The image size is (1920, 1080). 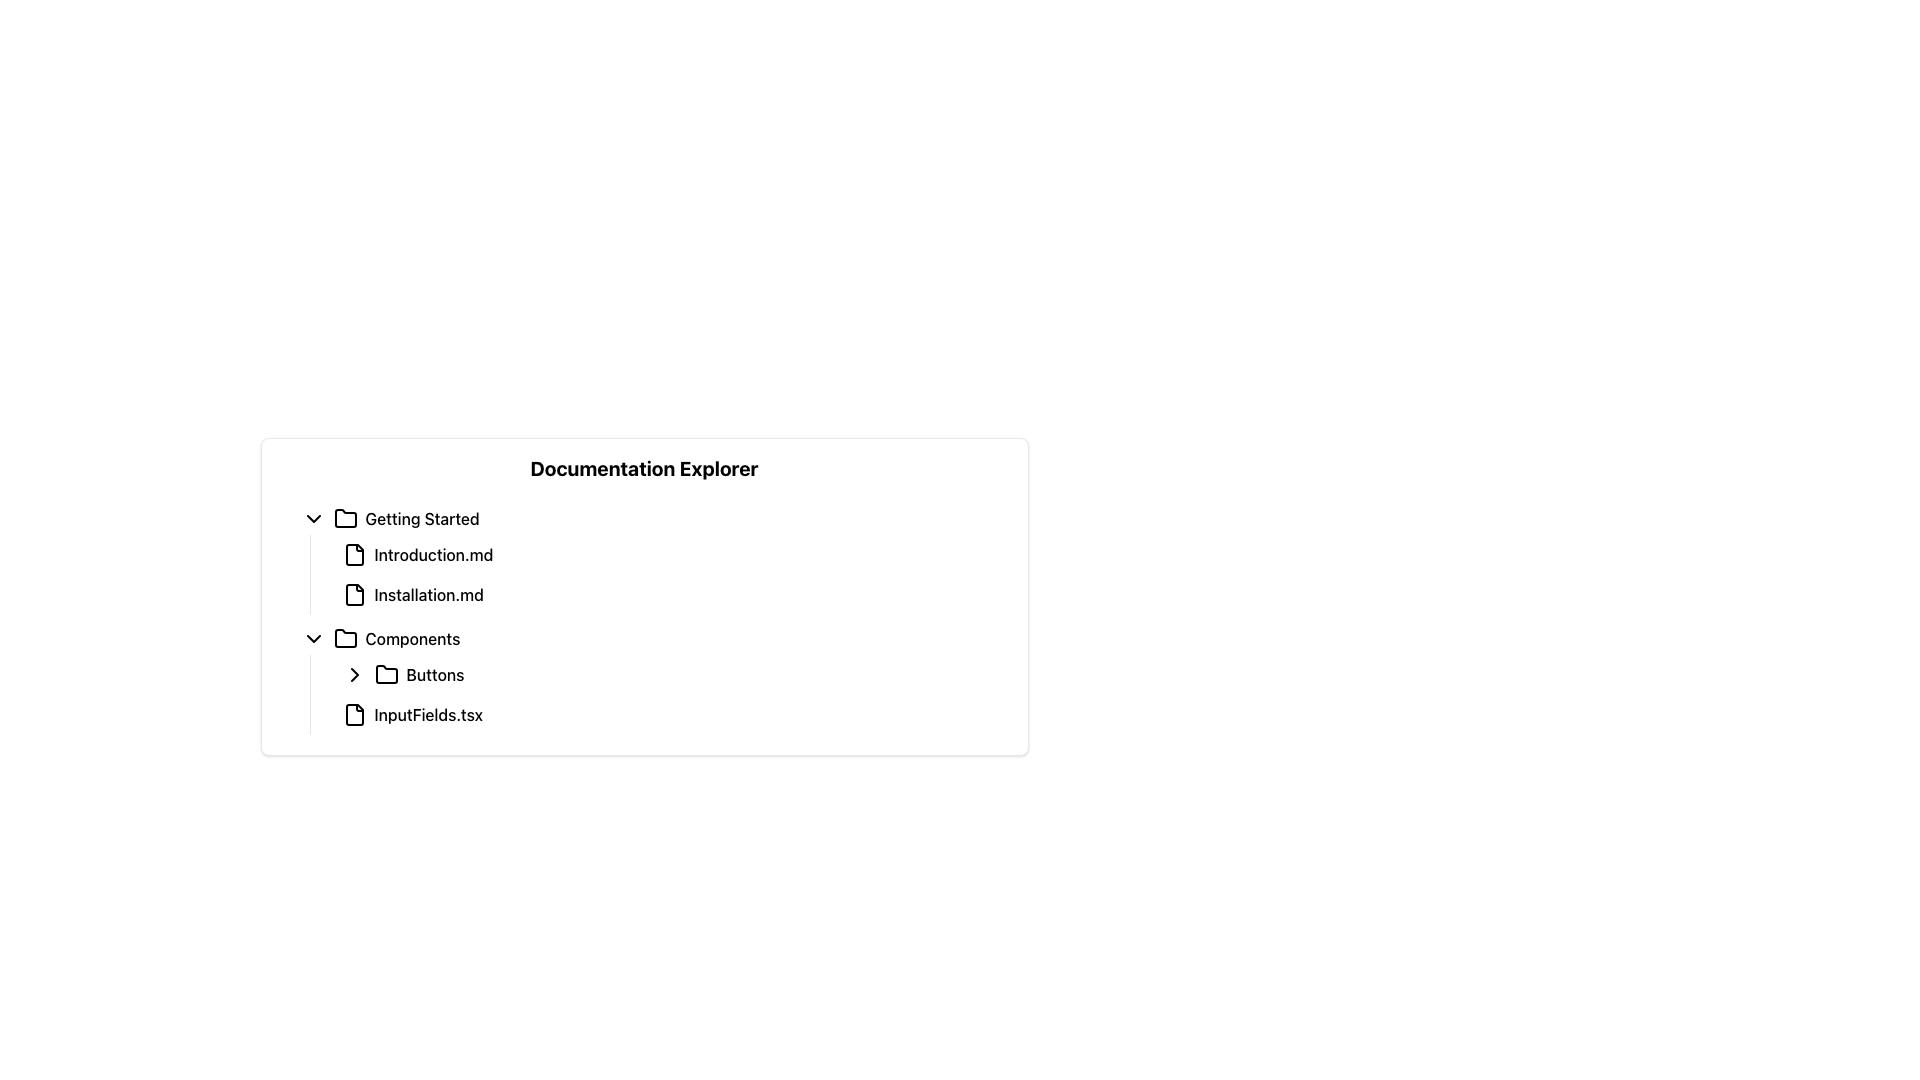 What do you see at coordinates (396, 639) in the screenshot?
I see `the selectable menu item labeled 'Components' located in the 'Documentation Explorer' under 'Getting Started'` at bounding box center [396, 639].